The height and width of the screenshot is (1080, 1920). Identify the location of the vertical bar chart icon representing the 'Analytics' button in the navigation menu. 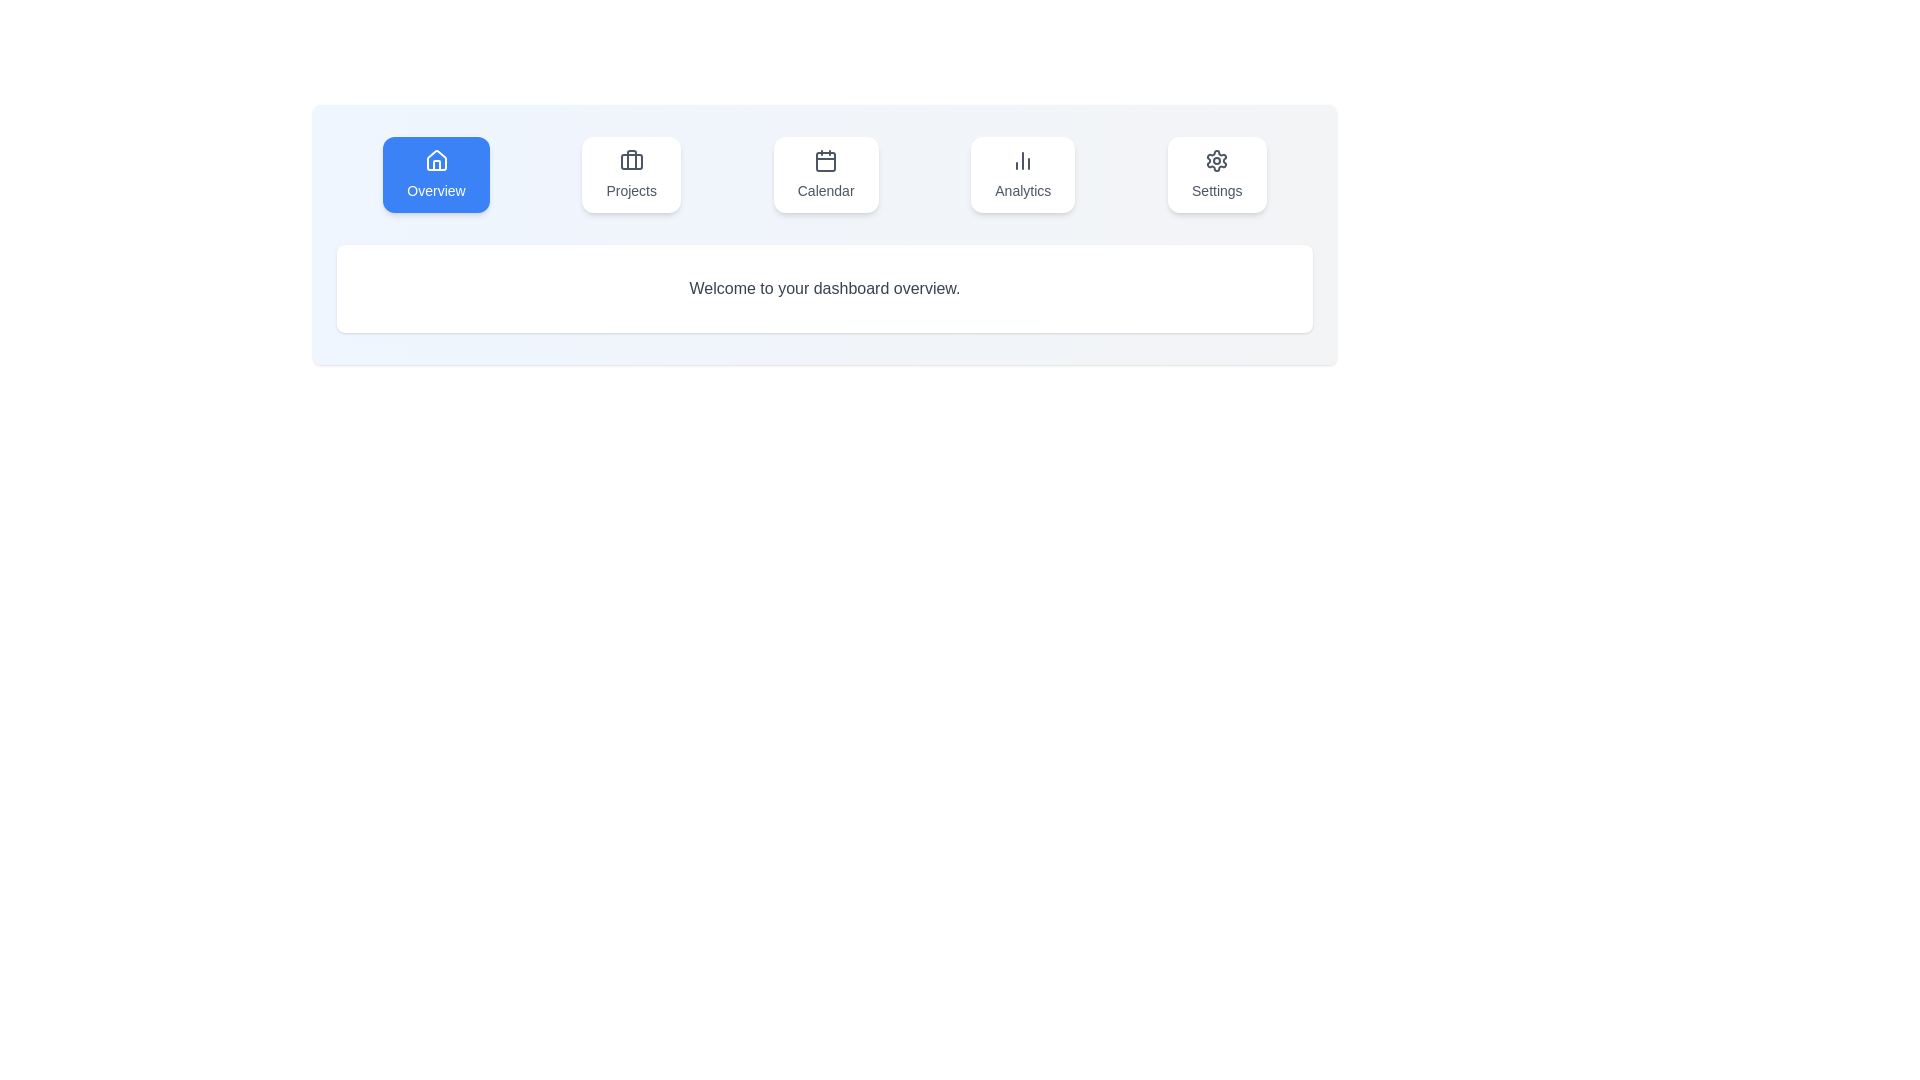
(1023, 160).